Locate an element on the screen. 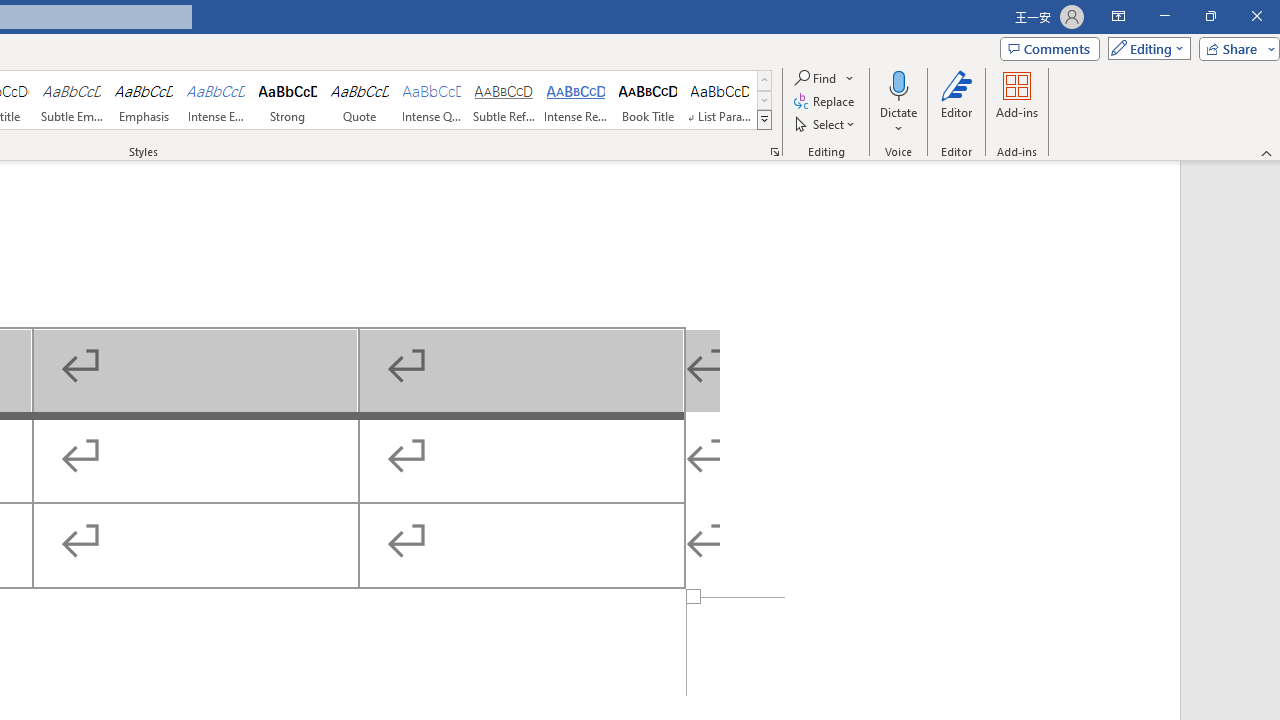  'Subtle Emphasis' is located at coordinates (71, 100).